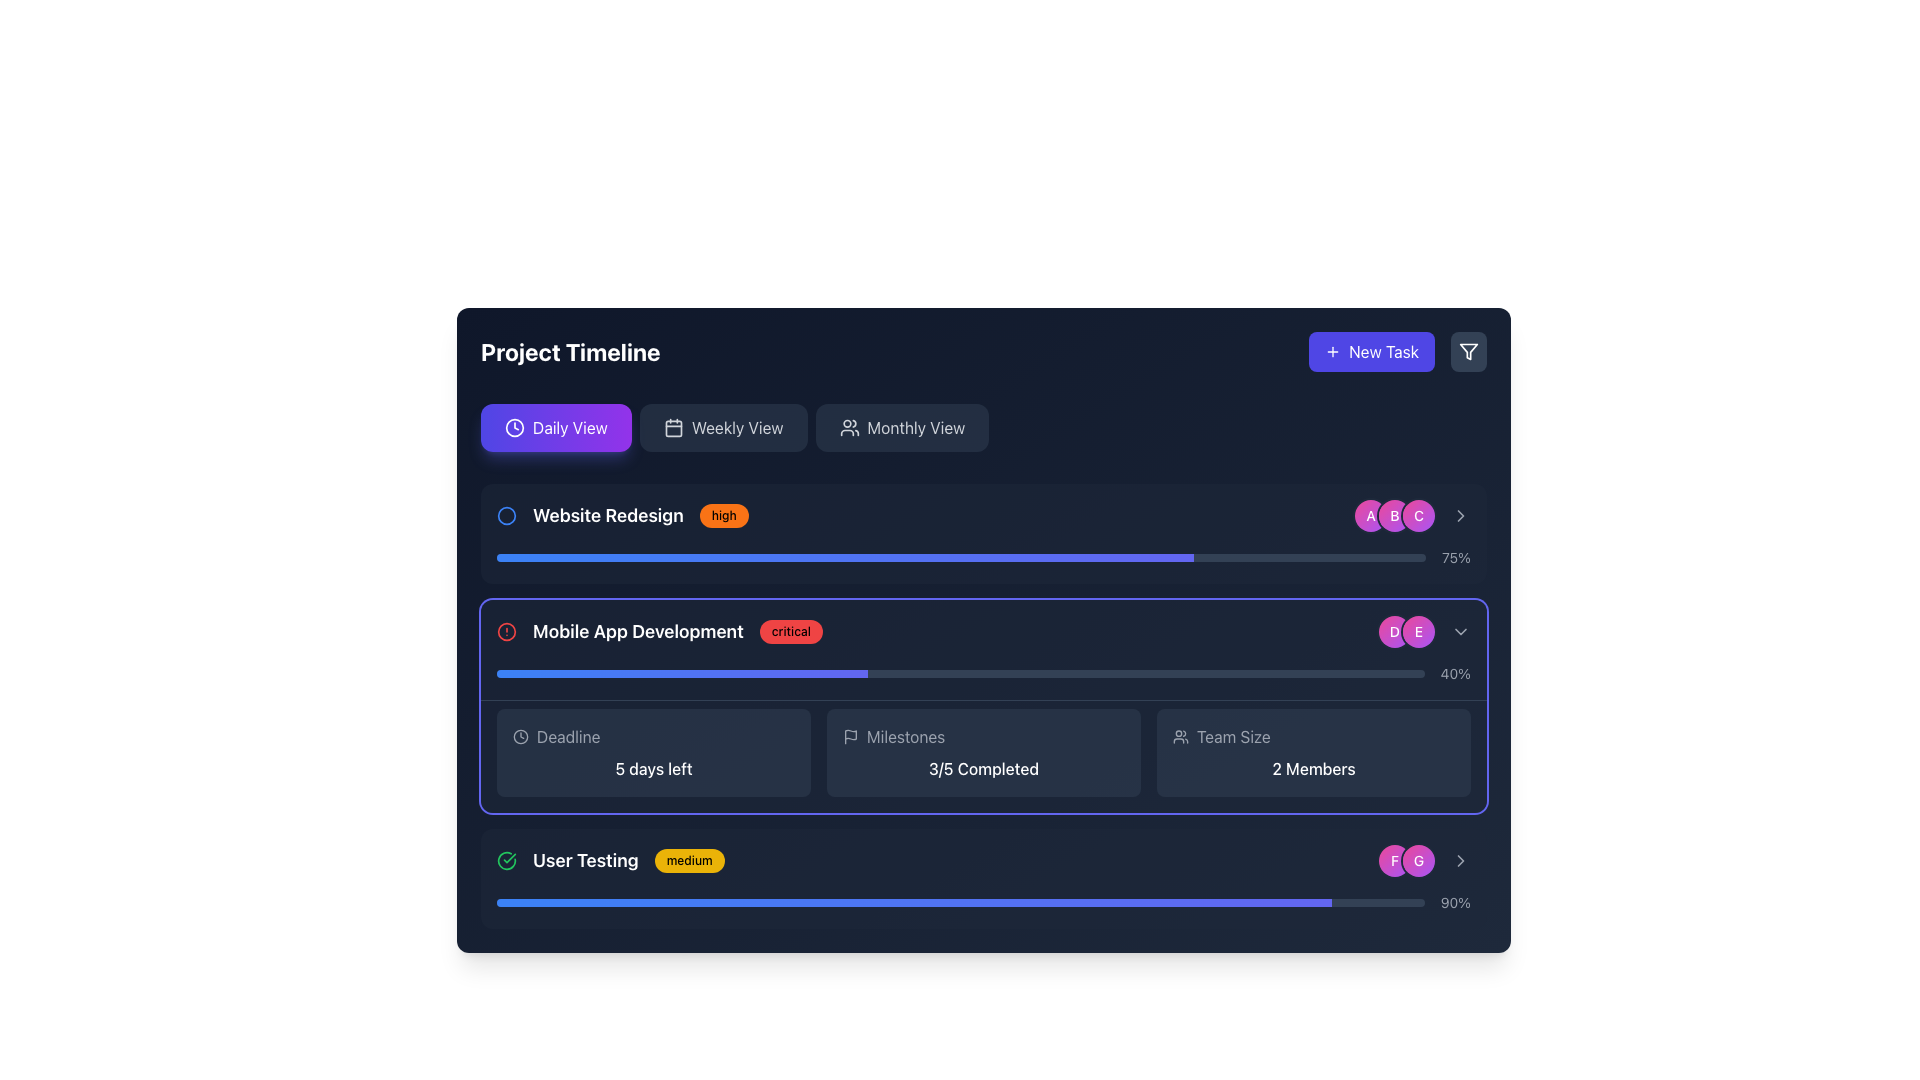 This screenshot has width=1920, height=1080. Describe the element at coordinates (849, 427) in the screenshot. I see `the 'Monthly View' button, which contains an icon of a group of people` at that location.